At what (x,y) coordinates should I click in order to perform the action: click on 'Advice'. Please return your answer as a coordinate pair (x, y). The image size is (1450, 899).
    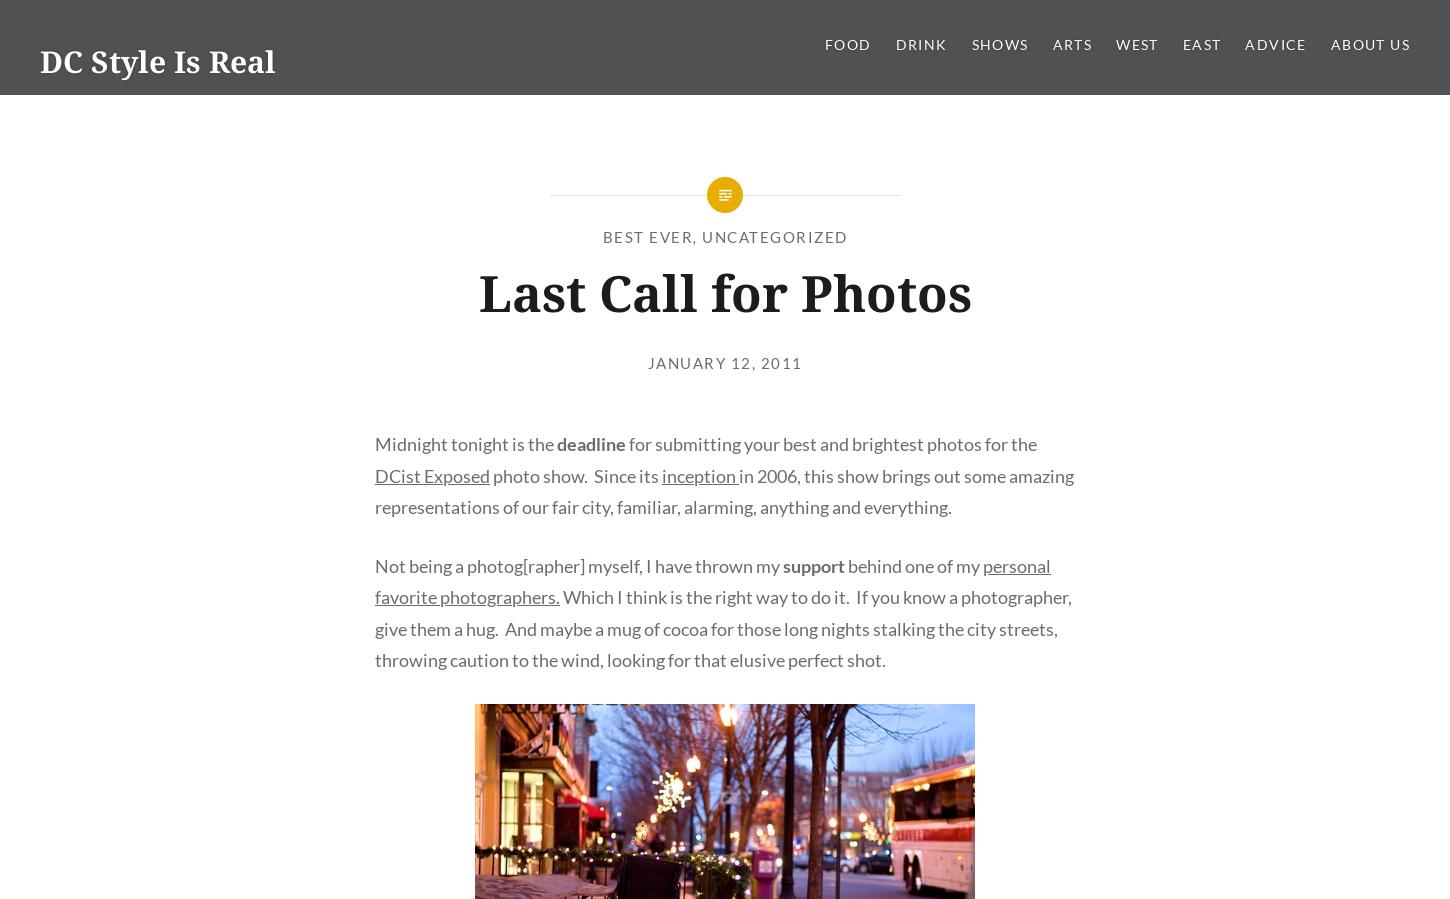
    Looking at the image, I should click on (1275, 43).